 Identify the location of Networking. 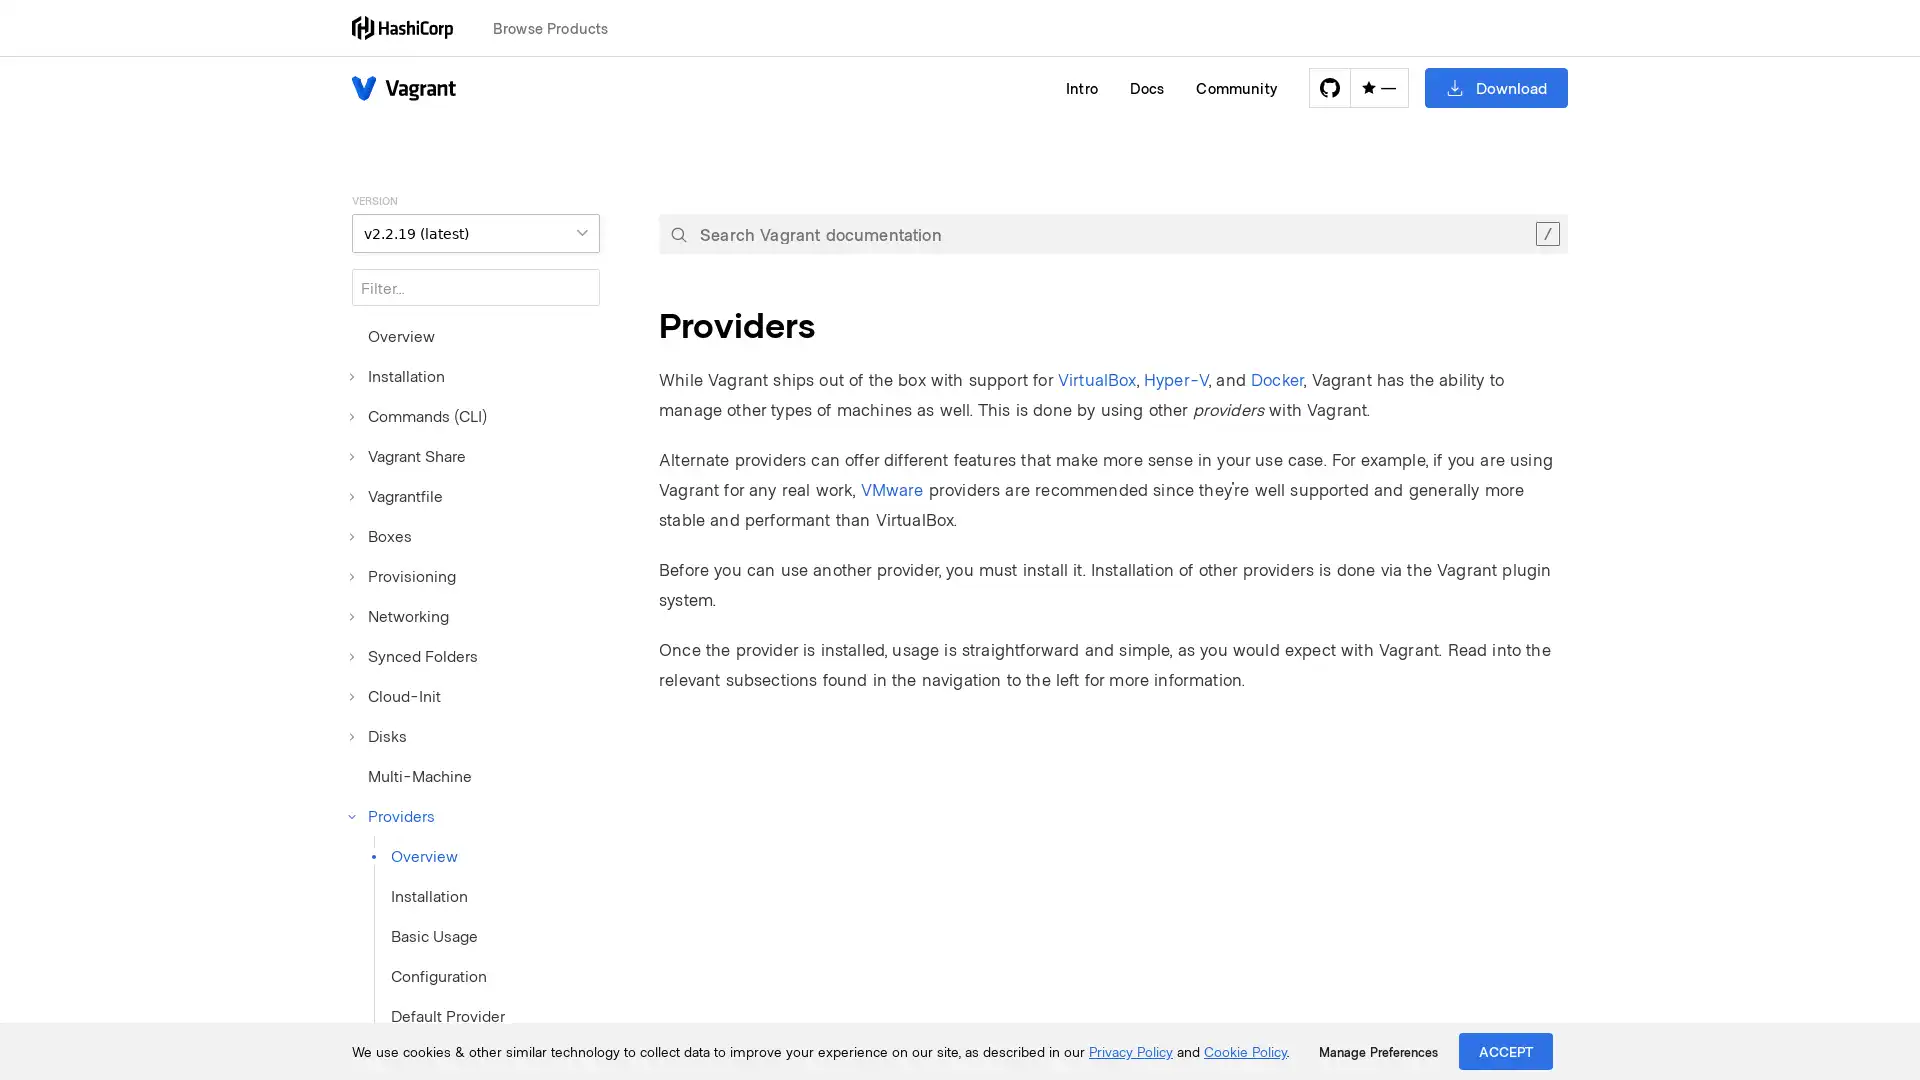
(400, 615).